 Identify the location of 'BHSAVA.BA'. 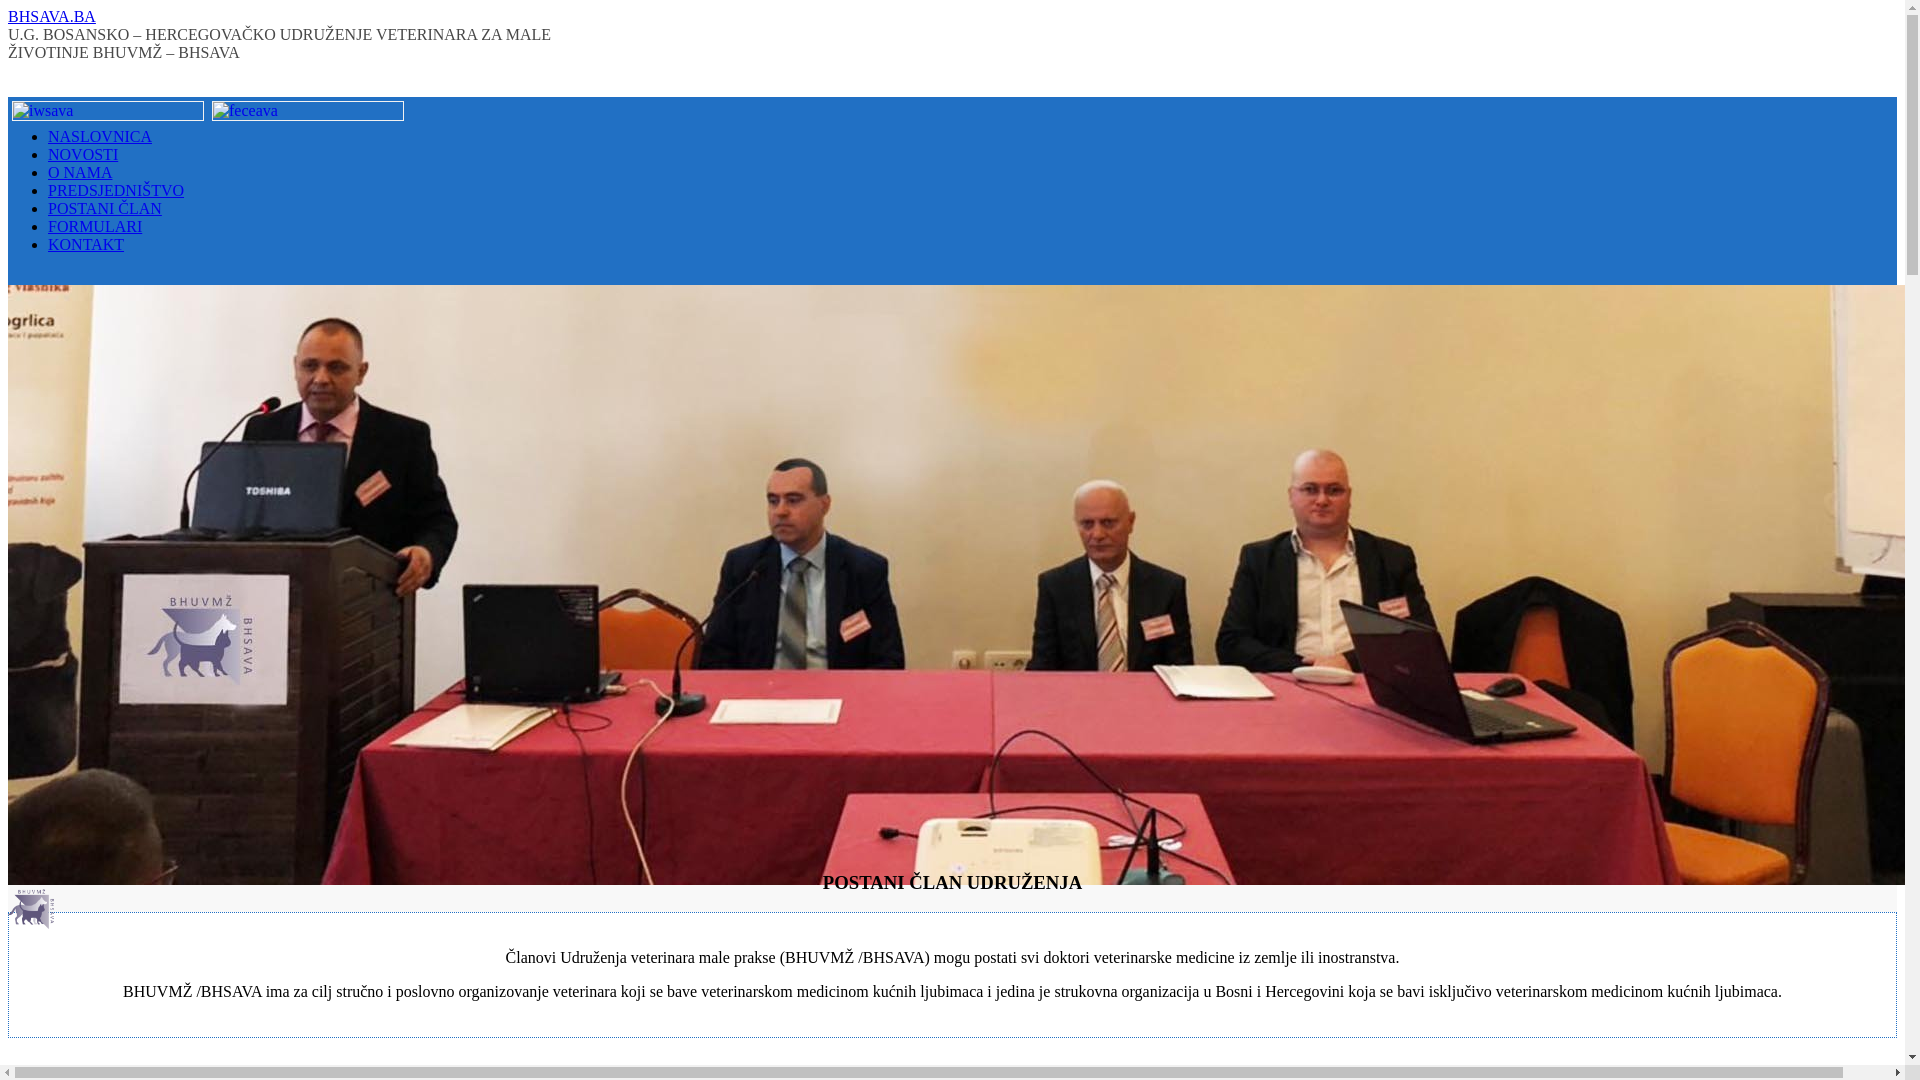
(30, 923).